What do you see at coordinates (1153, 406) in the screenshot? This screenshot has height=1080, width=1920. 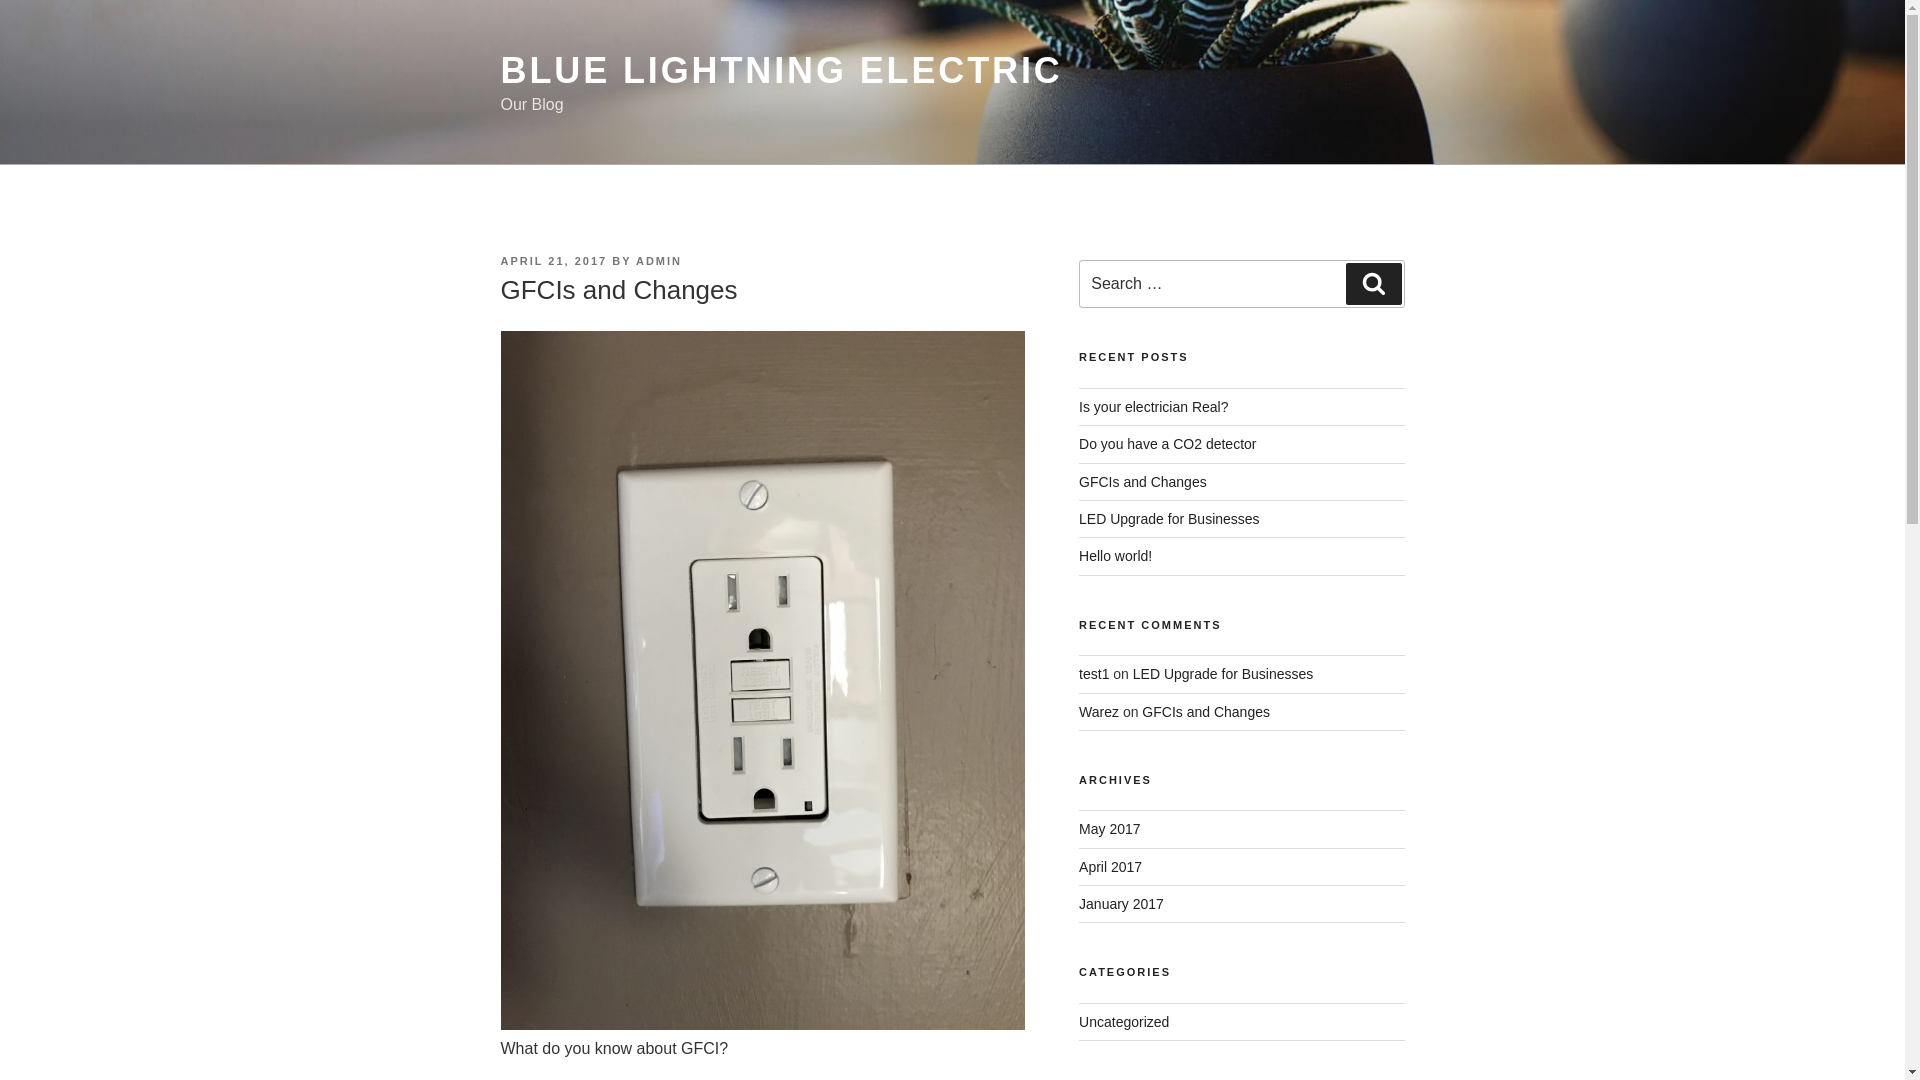 I see `'Is your electrician Real?'` at bounding box center [1153, 406].